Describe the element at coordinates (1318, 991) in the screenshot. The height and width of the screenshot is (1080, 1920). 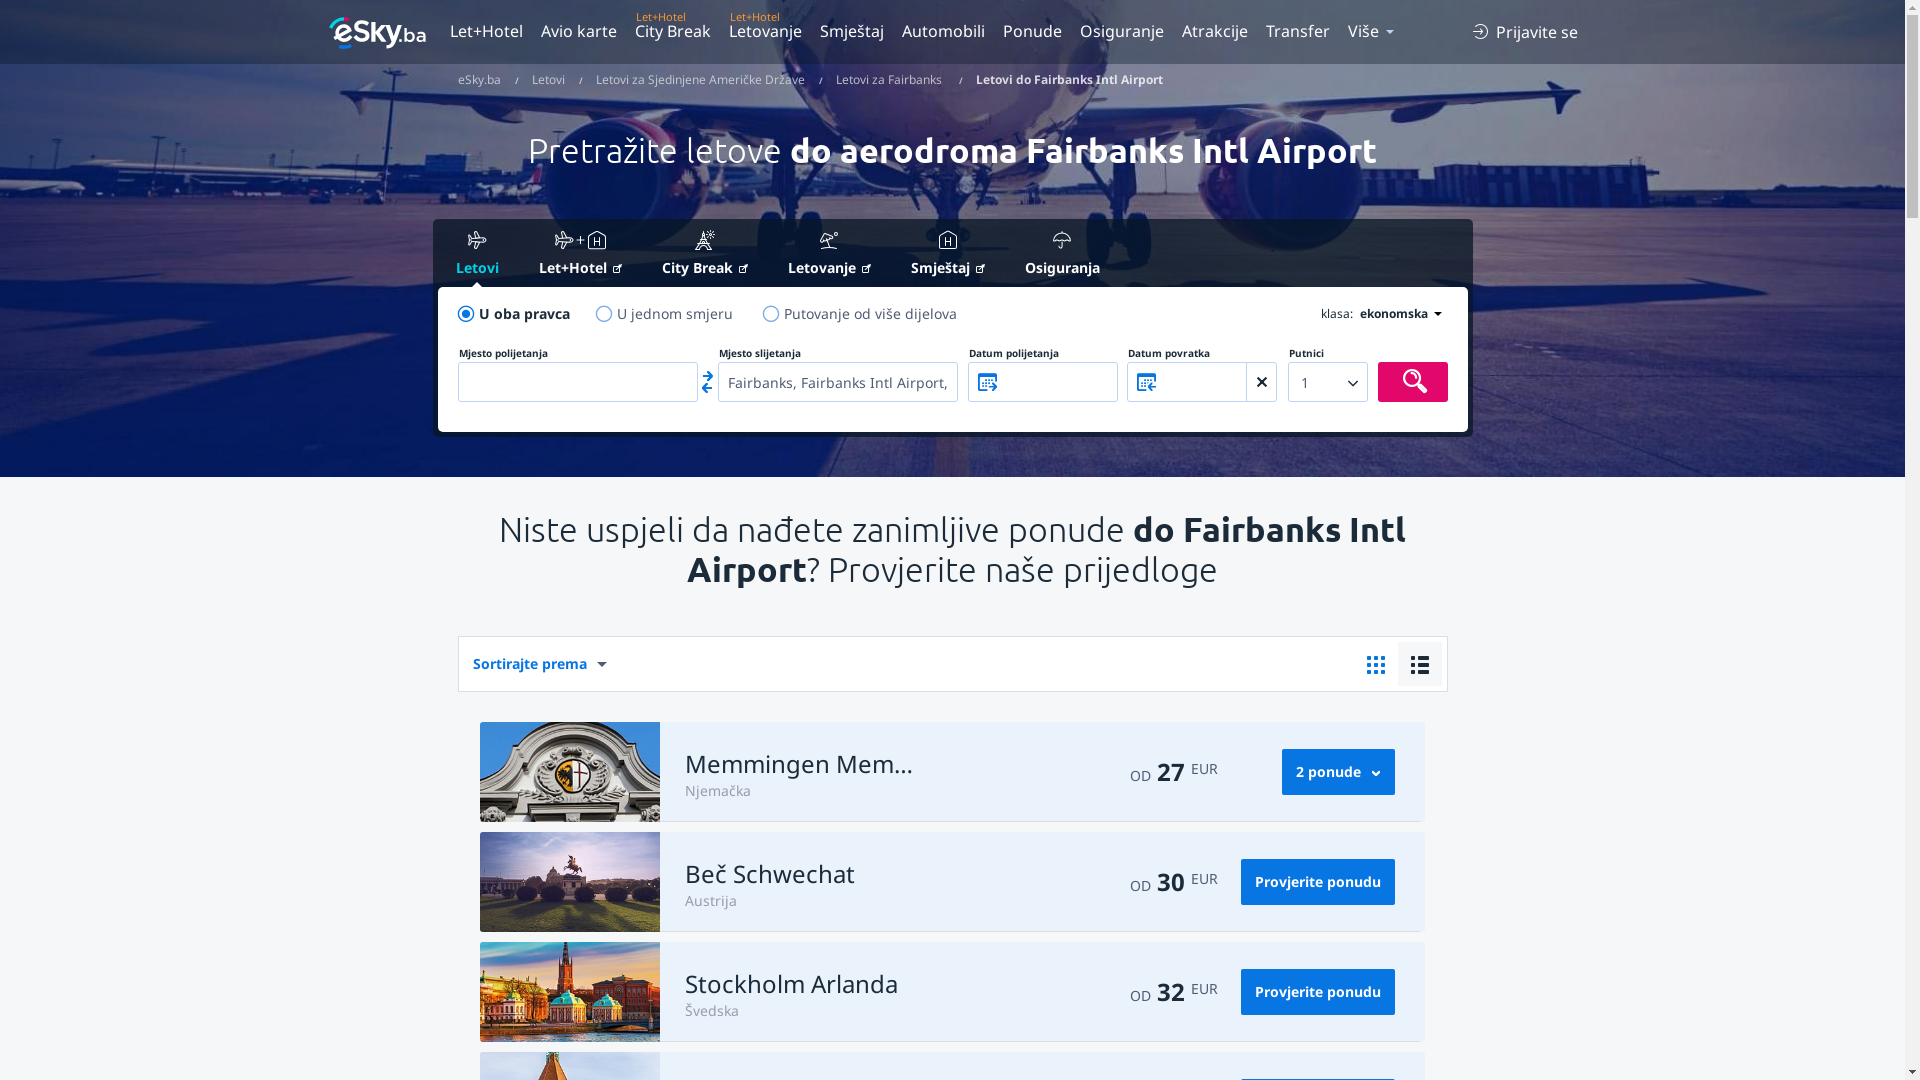
I see `'Provjerite ponudu'` at that location.